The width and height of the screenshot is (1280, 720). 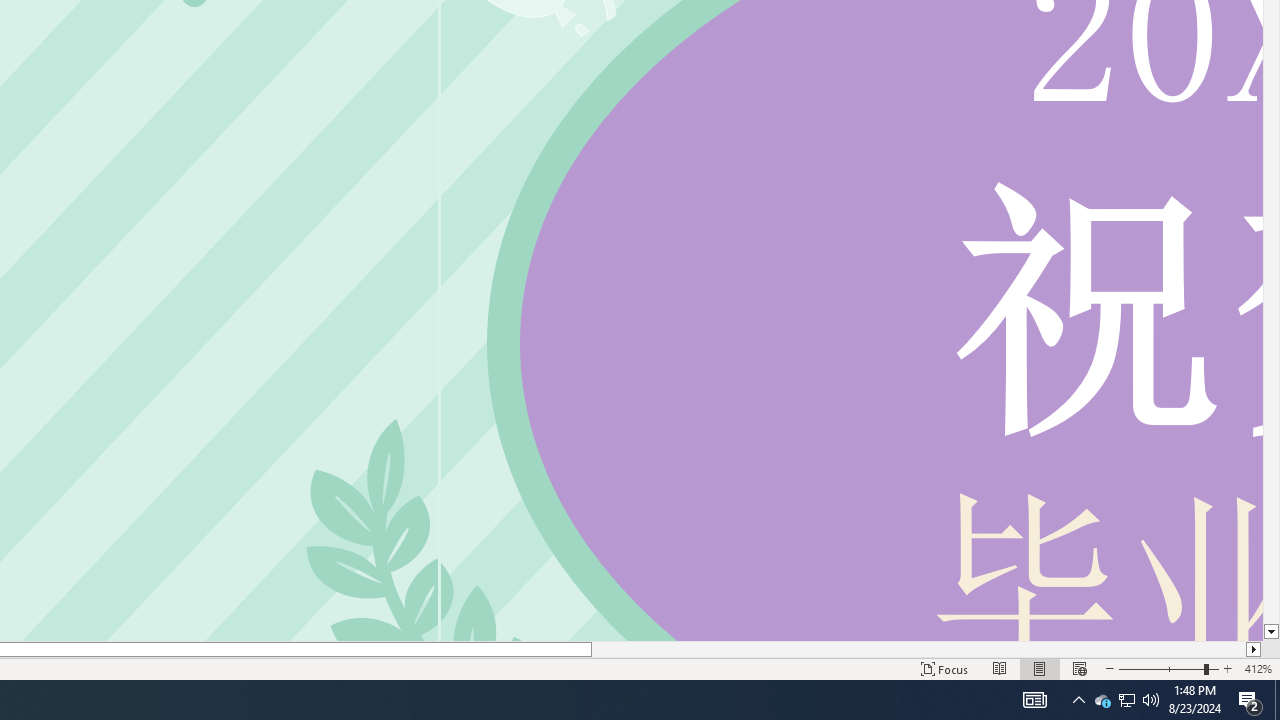 What do you see at coordinates (1253, 649) in the screenshot?
I see `'Column right'` at bounding box center [1253, 649].